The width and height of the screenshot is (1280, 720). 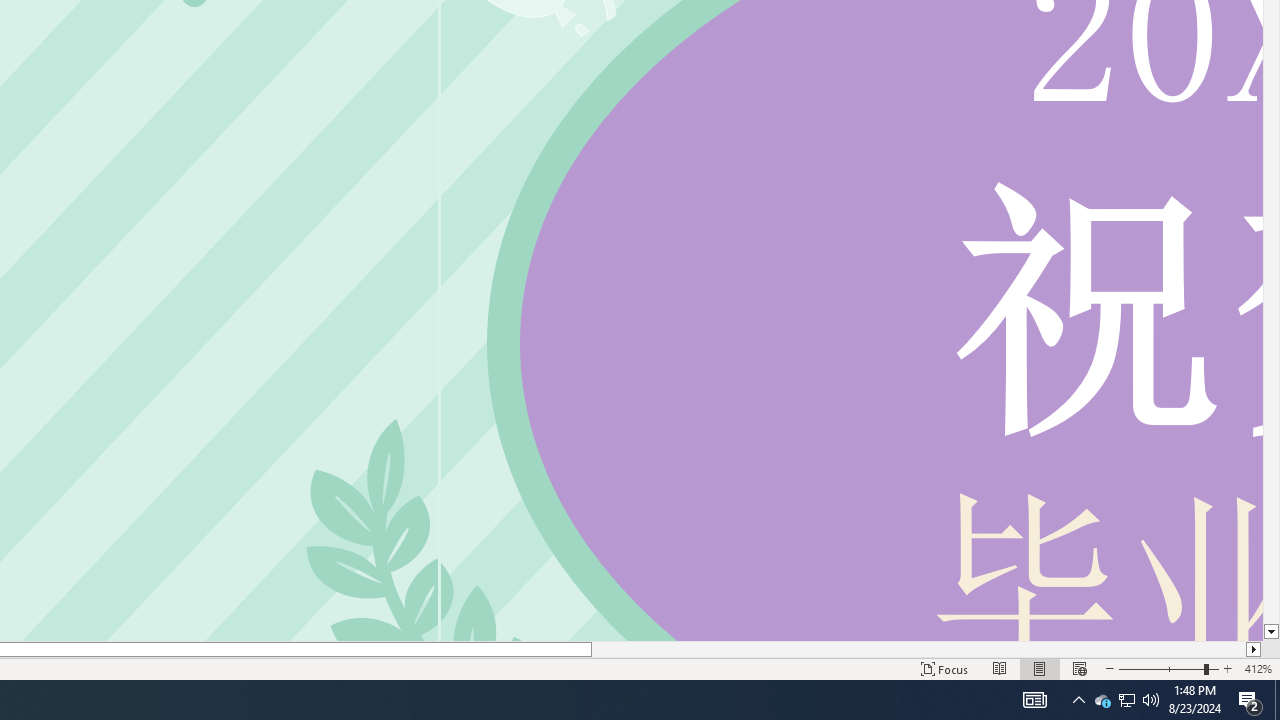 What do you see at coordinates (1253, 649) in the screenshot?
I see `'Column right'` at bounding box center [1253, 649].